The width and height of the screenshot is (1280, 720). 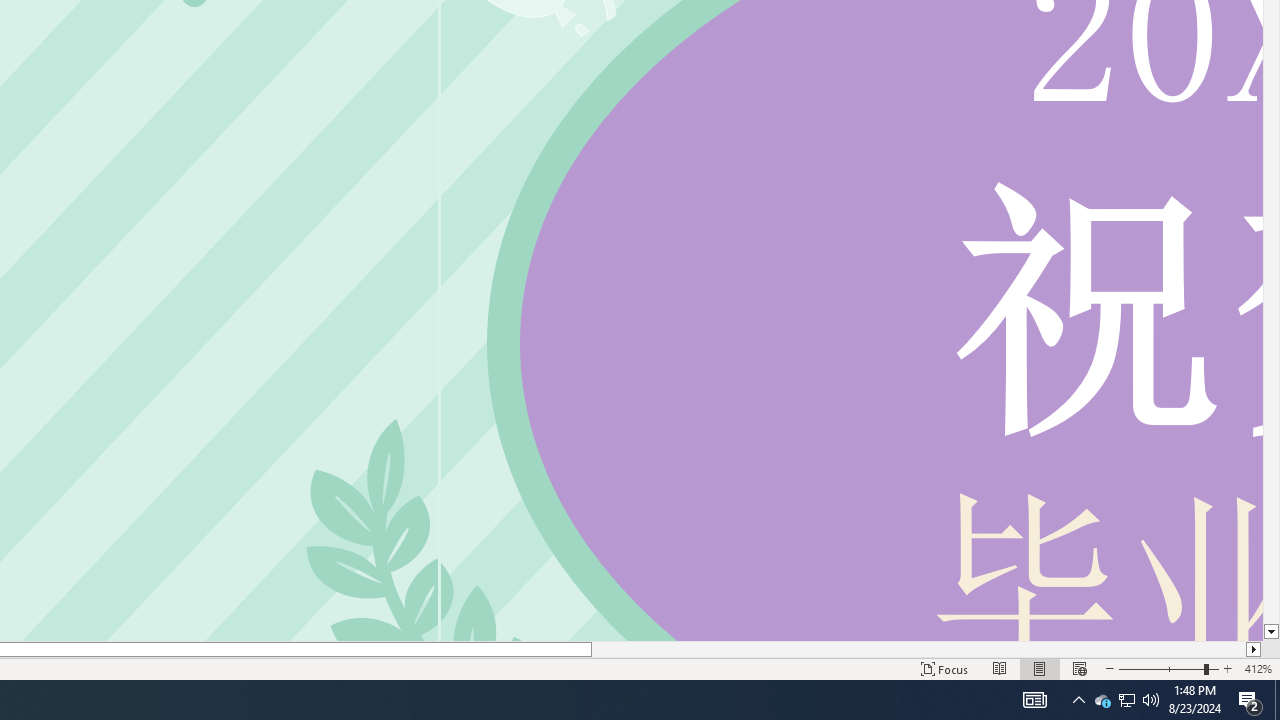 What do you see at coordinates (1253, 649) in the screenshot?
I see `'Column right'` at bounding box center [1253, 649].